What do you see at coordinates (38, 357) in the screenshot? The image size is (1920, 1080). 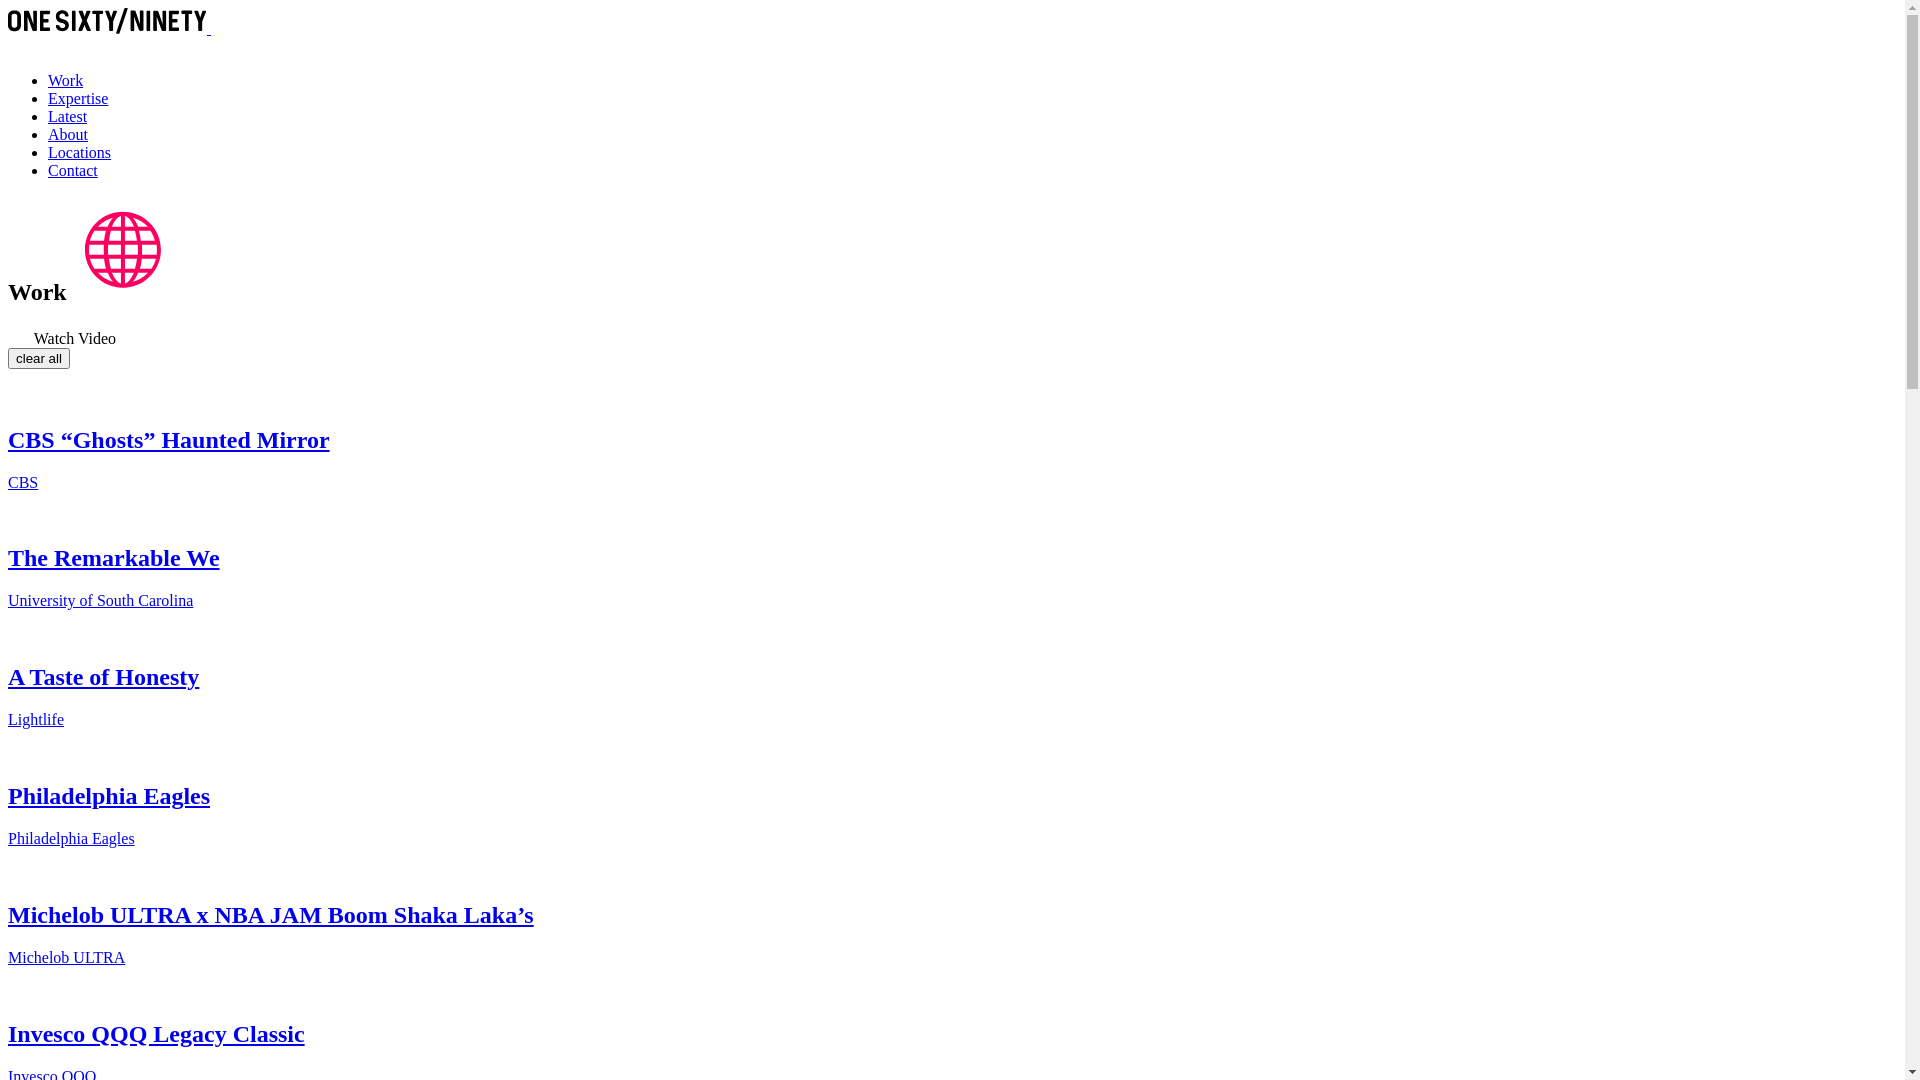 I see `'clear all'` at bounding box center [38, 357].